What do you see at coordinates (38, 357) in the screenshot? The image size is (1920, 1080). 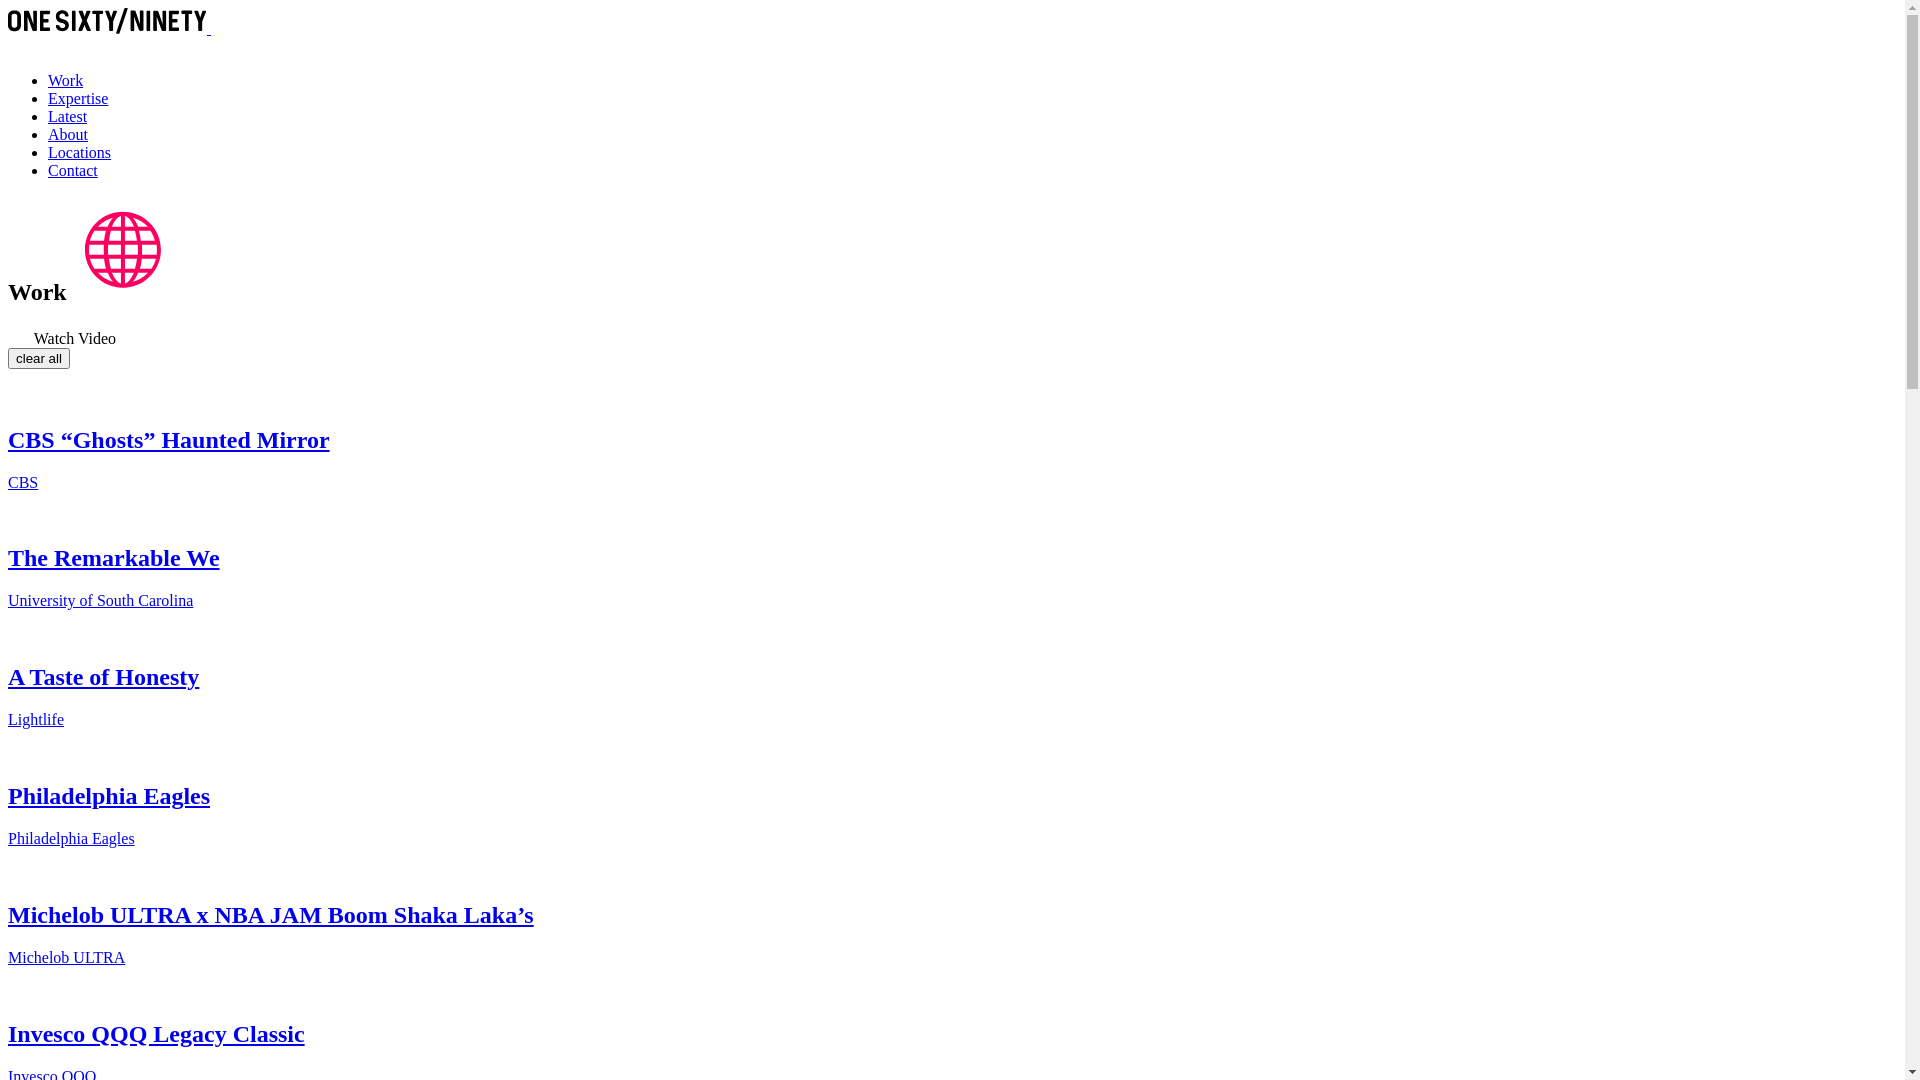 I see `'clear all'` at bounding box center [38, 357].